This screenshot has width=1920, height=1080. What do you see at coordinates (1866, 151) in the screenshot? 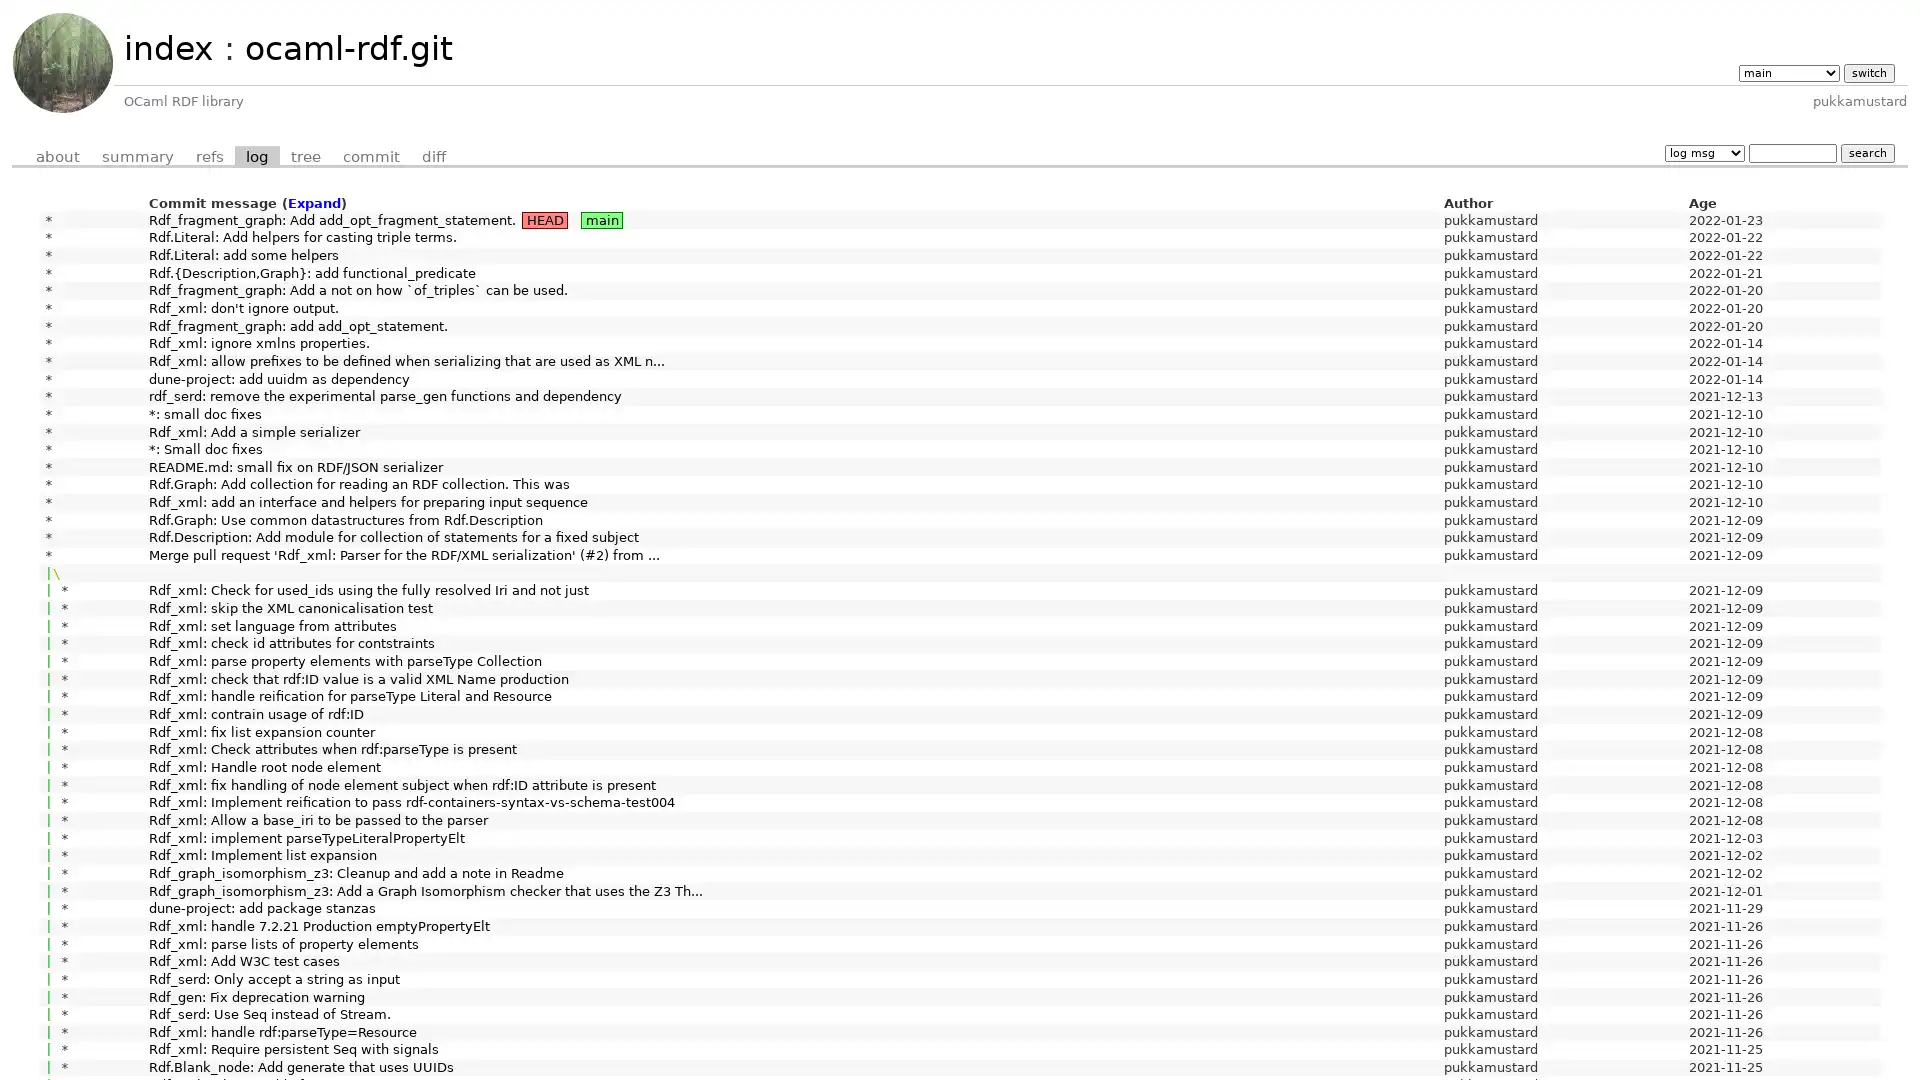
I see `search` at bounding box center [1866, 151].